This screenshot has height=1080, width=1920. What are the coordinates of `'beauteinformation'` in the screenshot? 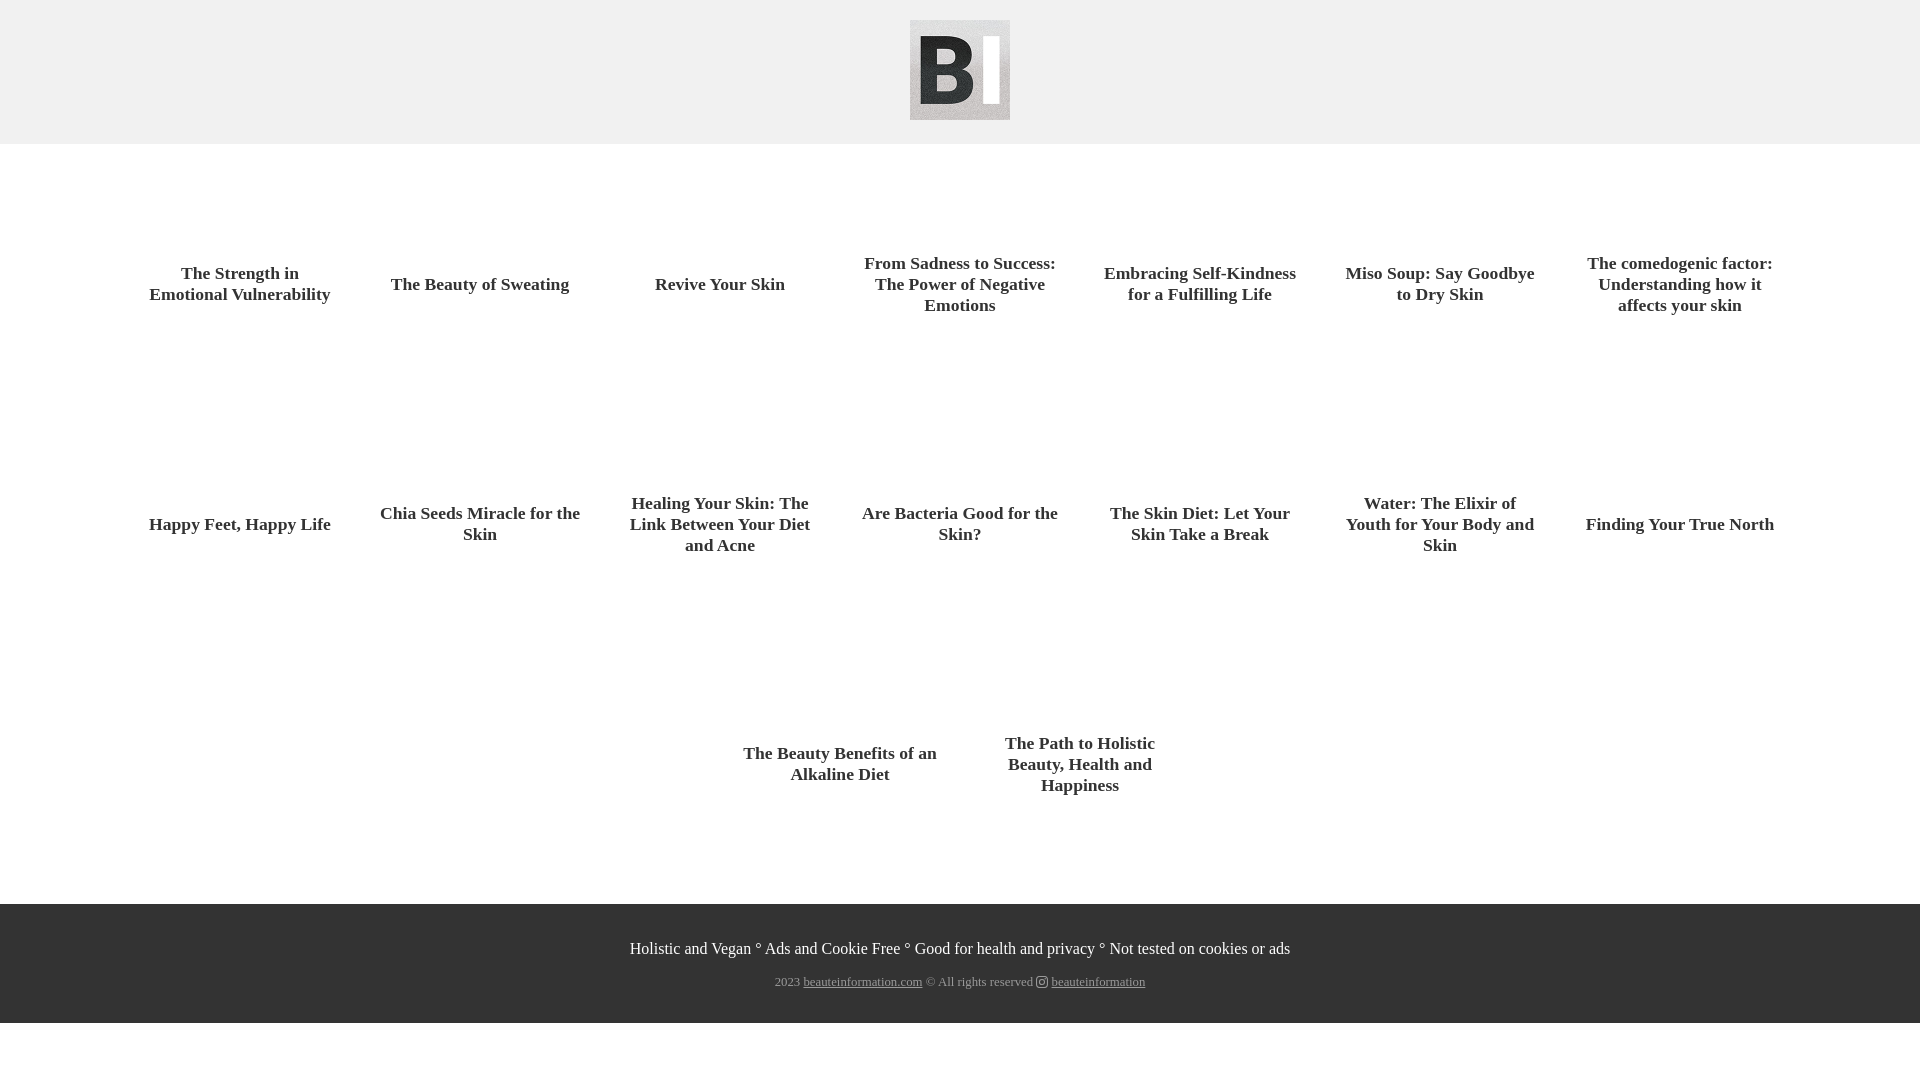 It's located at (1098, 981).